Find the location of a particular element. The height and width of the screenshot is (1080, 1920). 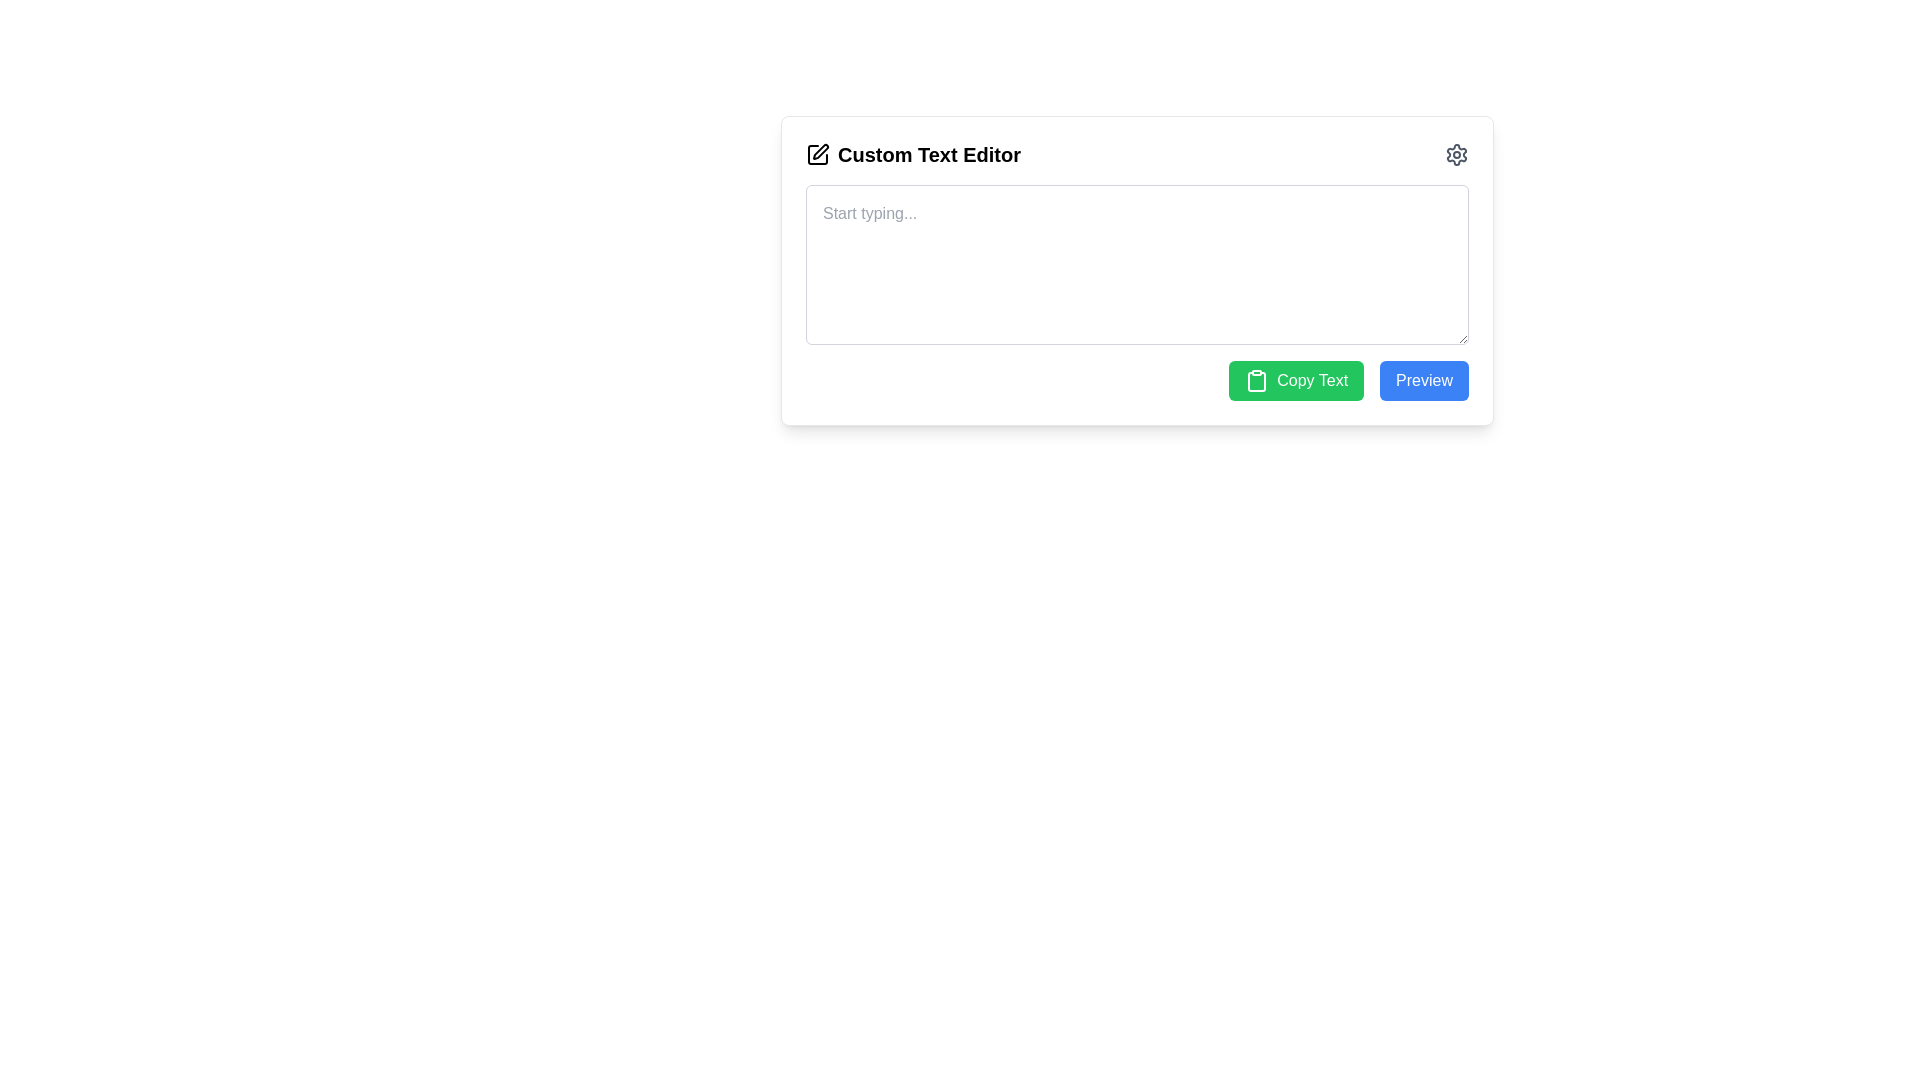

the preview button located at the bottom-right corner of the panel to observe the color change effect is located at coordinates (1423, 381).